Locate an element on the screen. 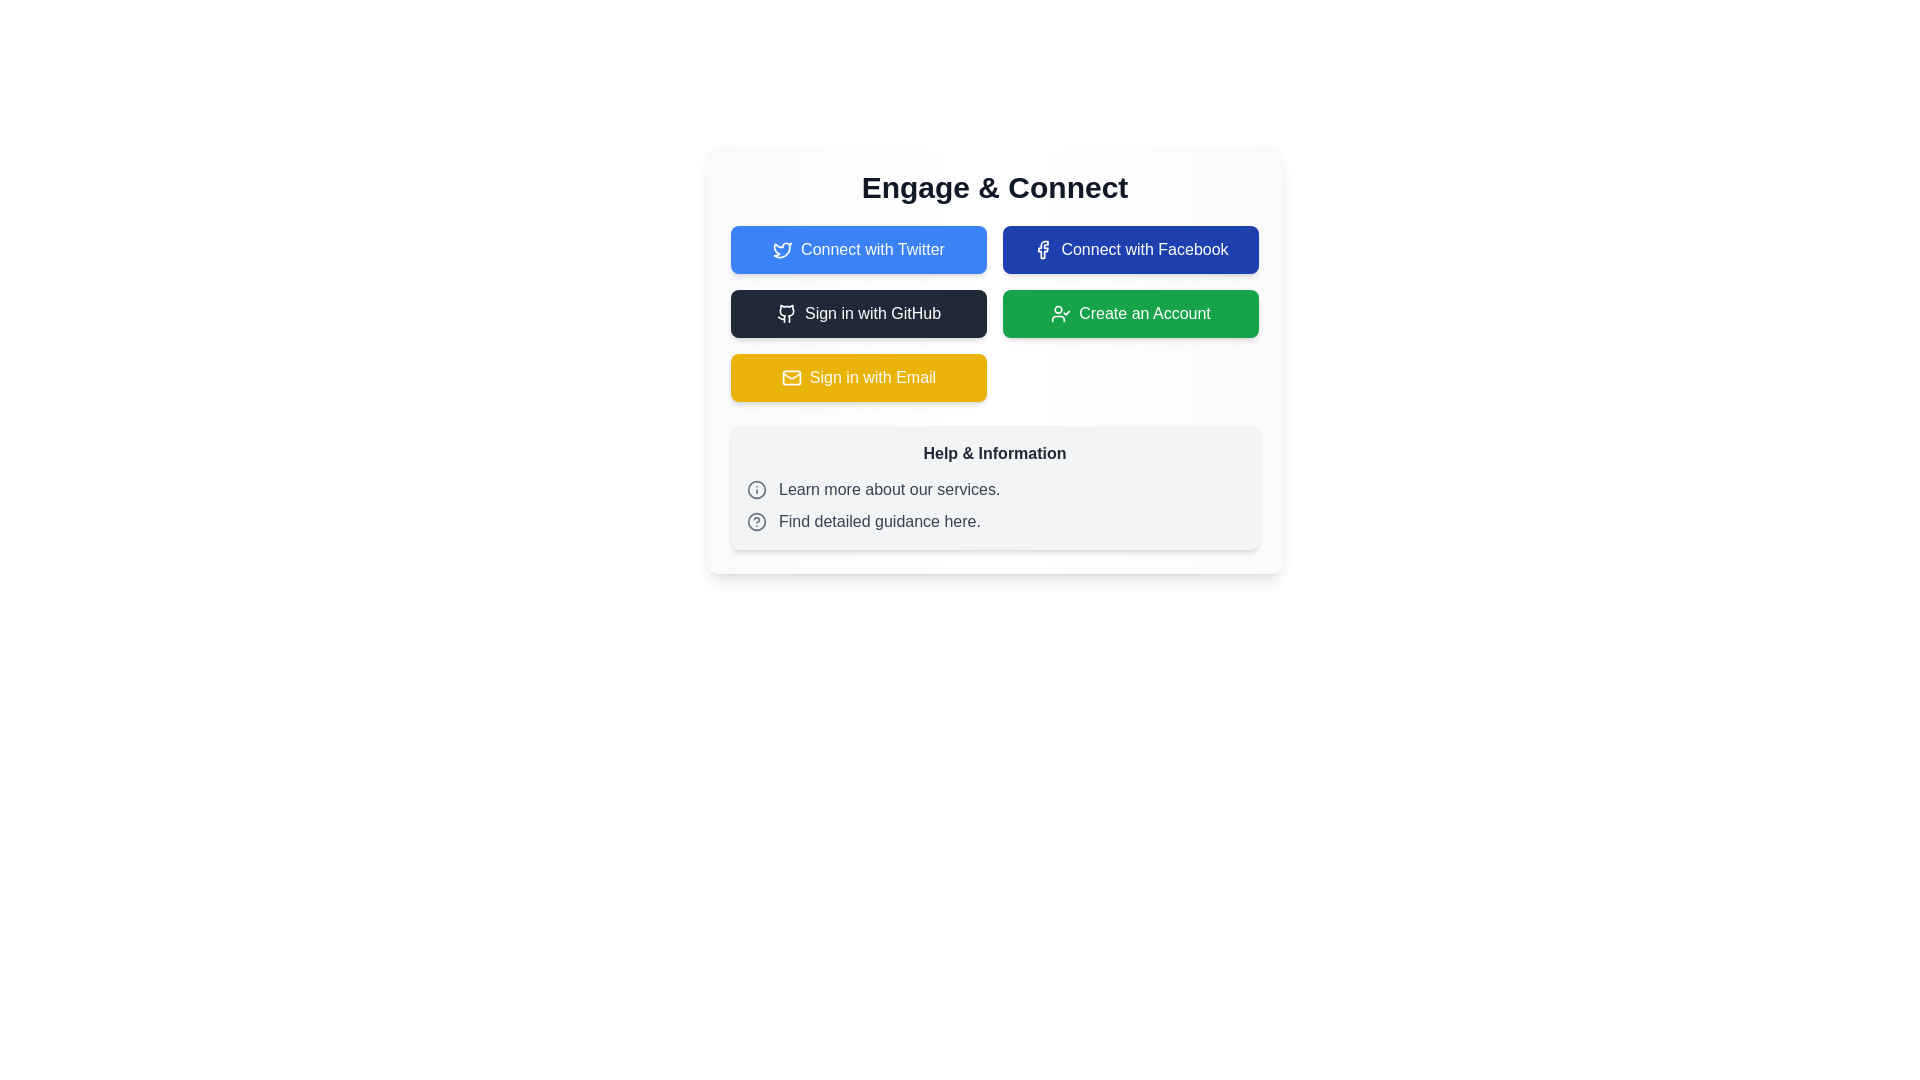 This screenshot has height=1080, width=1920. the Informational panel titled 'Help & Information', which contains guidance on services and support is located at coordinates (994, 488).